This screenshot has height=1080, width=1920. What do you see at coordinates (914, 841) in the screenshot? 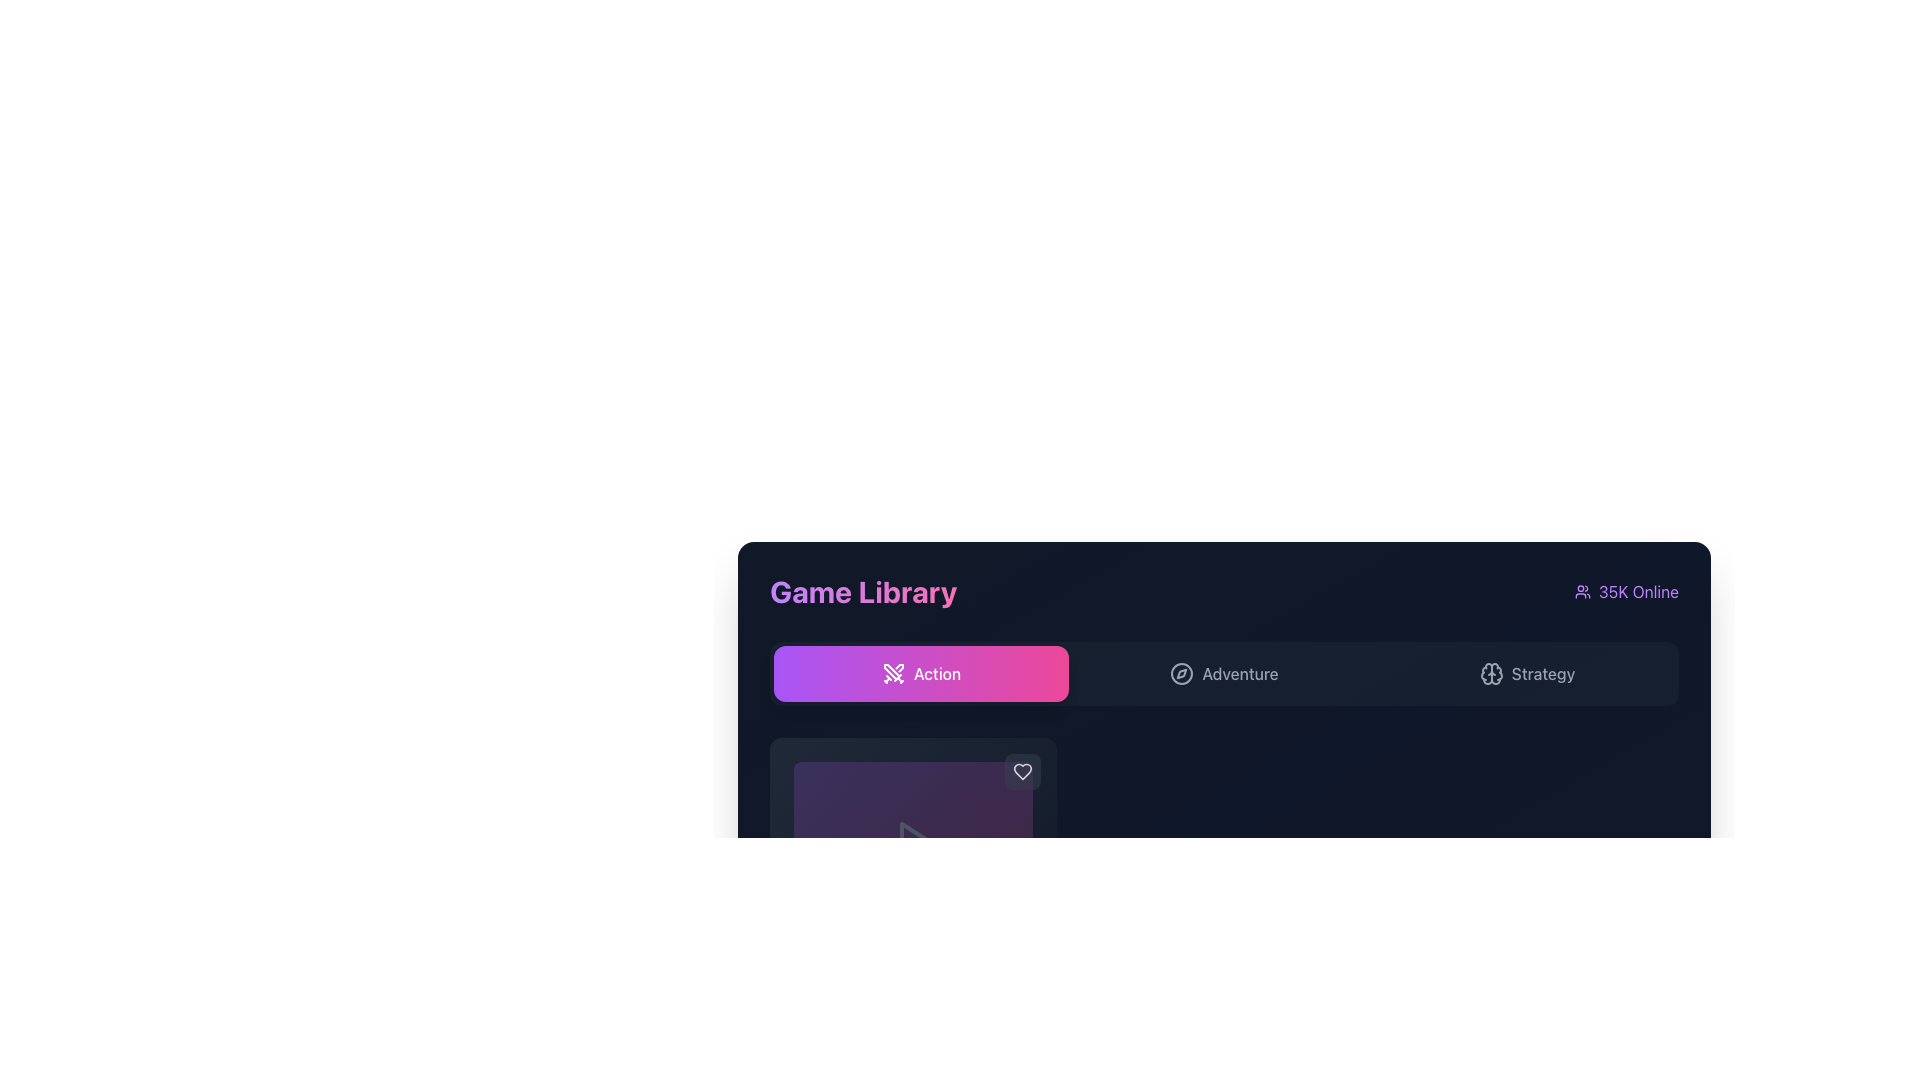
I see `the small triangular play icon located within the 'Action' category button, positioned near the center of the button area` at bounding box center [914, 841].